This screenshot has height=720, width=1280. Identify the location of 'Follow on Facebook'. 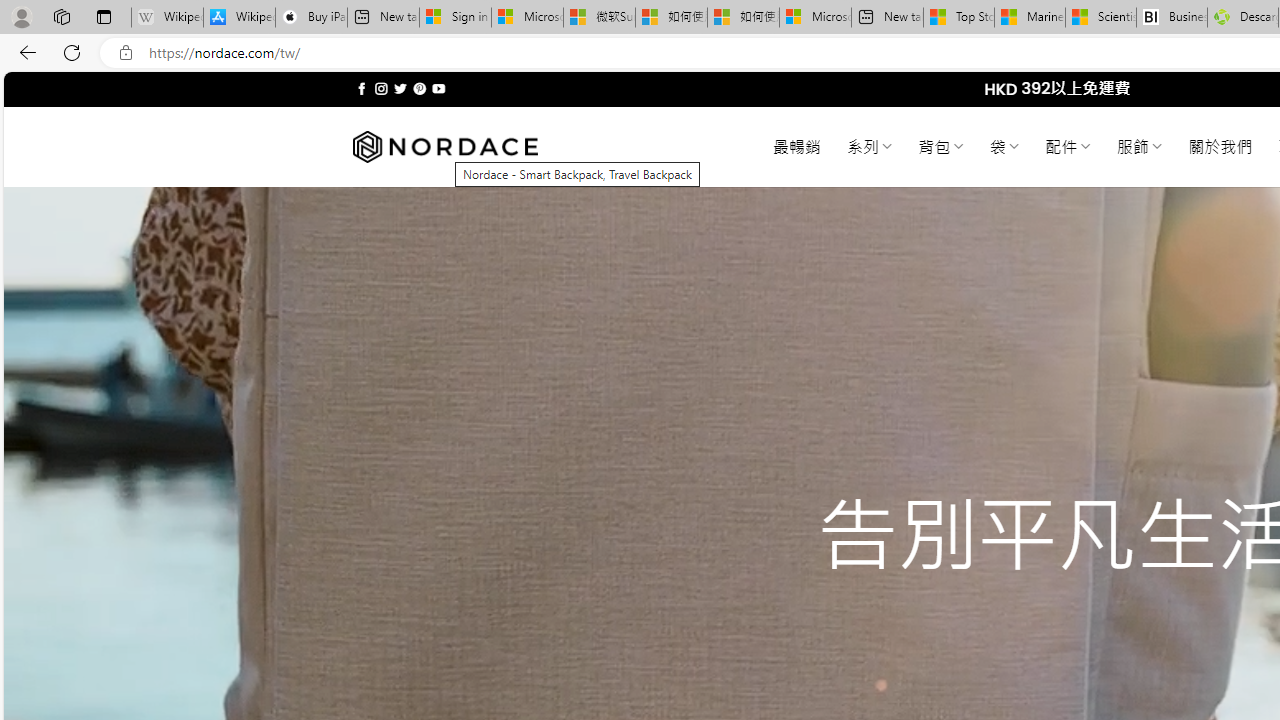
(362, 88).